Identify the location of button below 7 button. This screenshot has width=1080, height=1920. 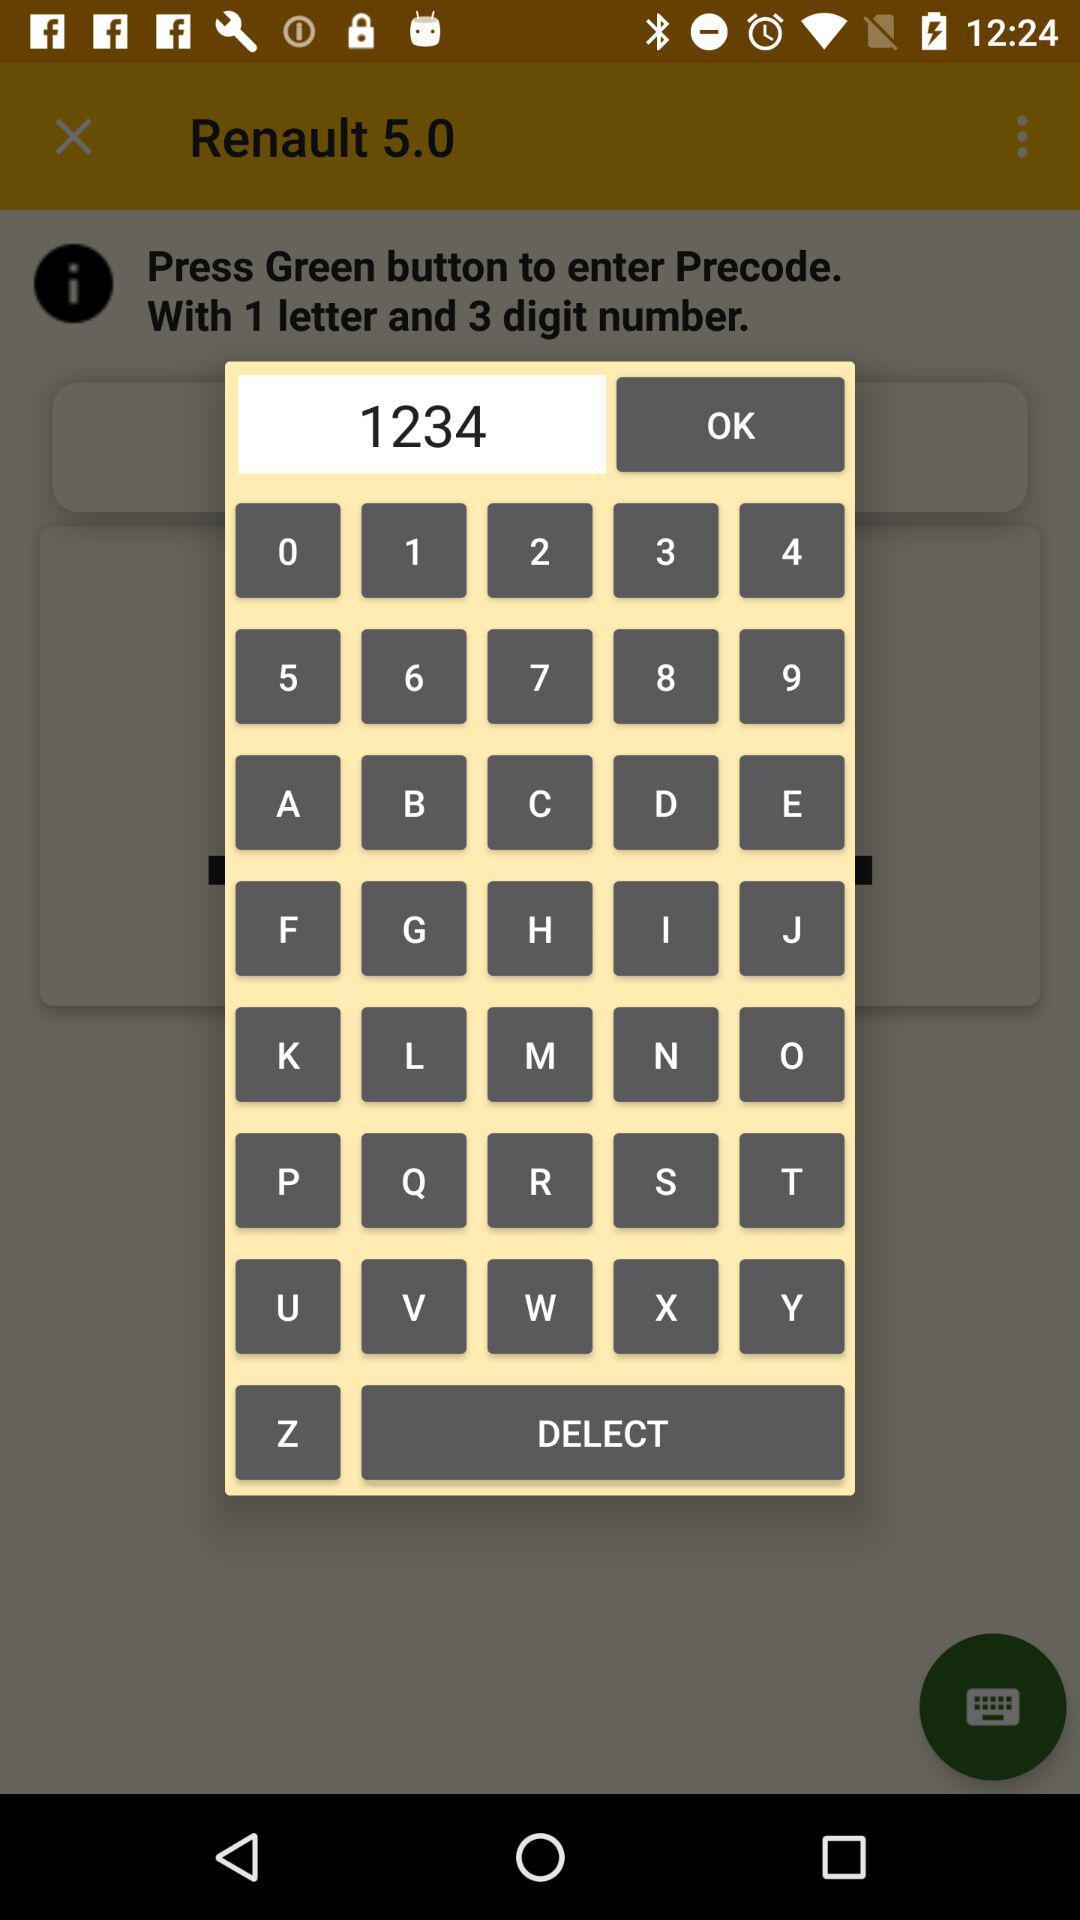
(666, 802).